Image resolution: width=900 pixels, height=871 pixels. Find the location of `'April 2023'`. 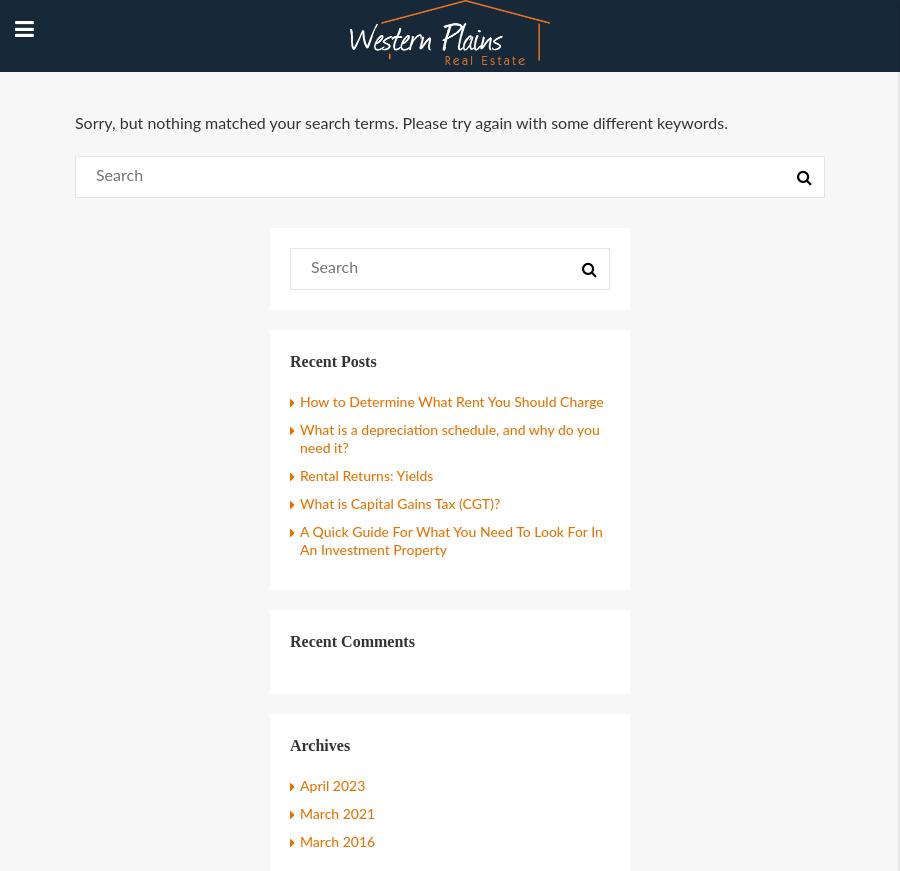

'April 2023' is located at coordinates (298, 785).